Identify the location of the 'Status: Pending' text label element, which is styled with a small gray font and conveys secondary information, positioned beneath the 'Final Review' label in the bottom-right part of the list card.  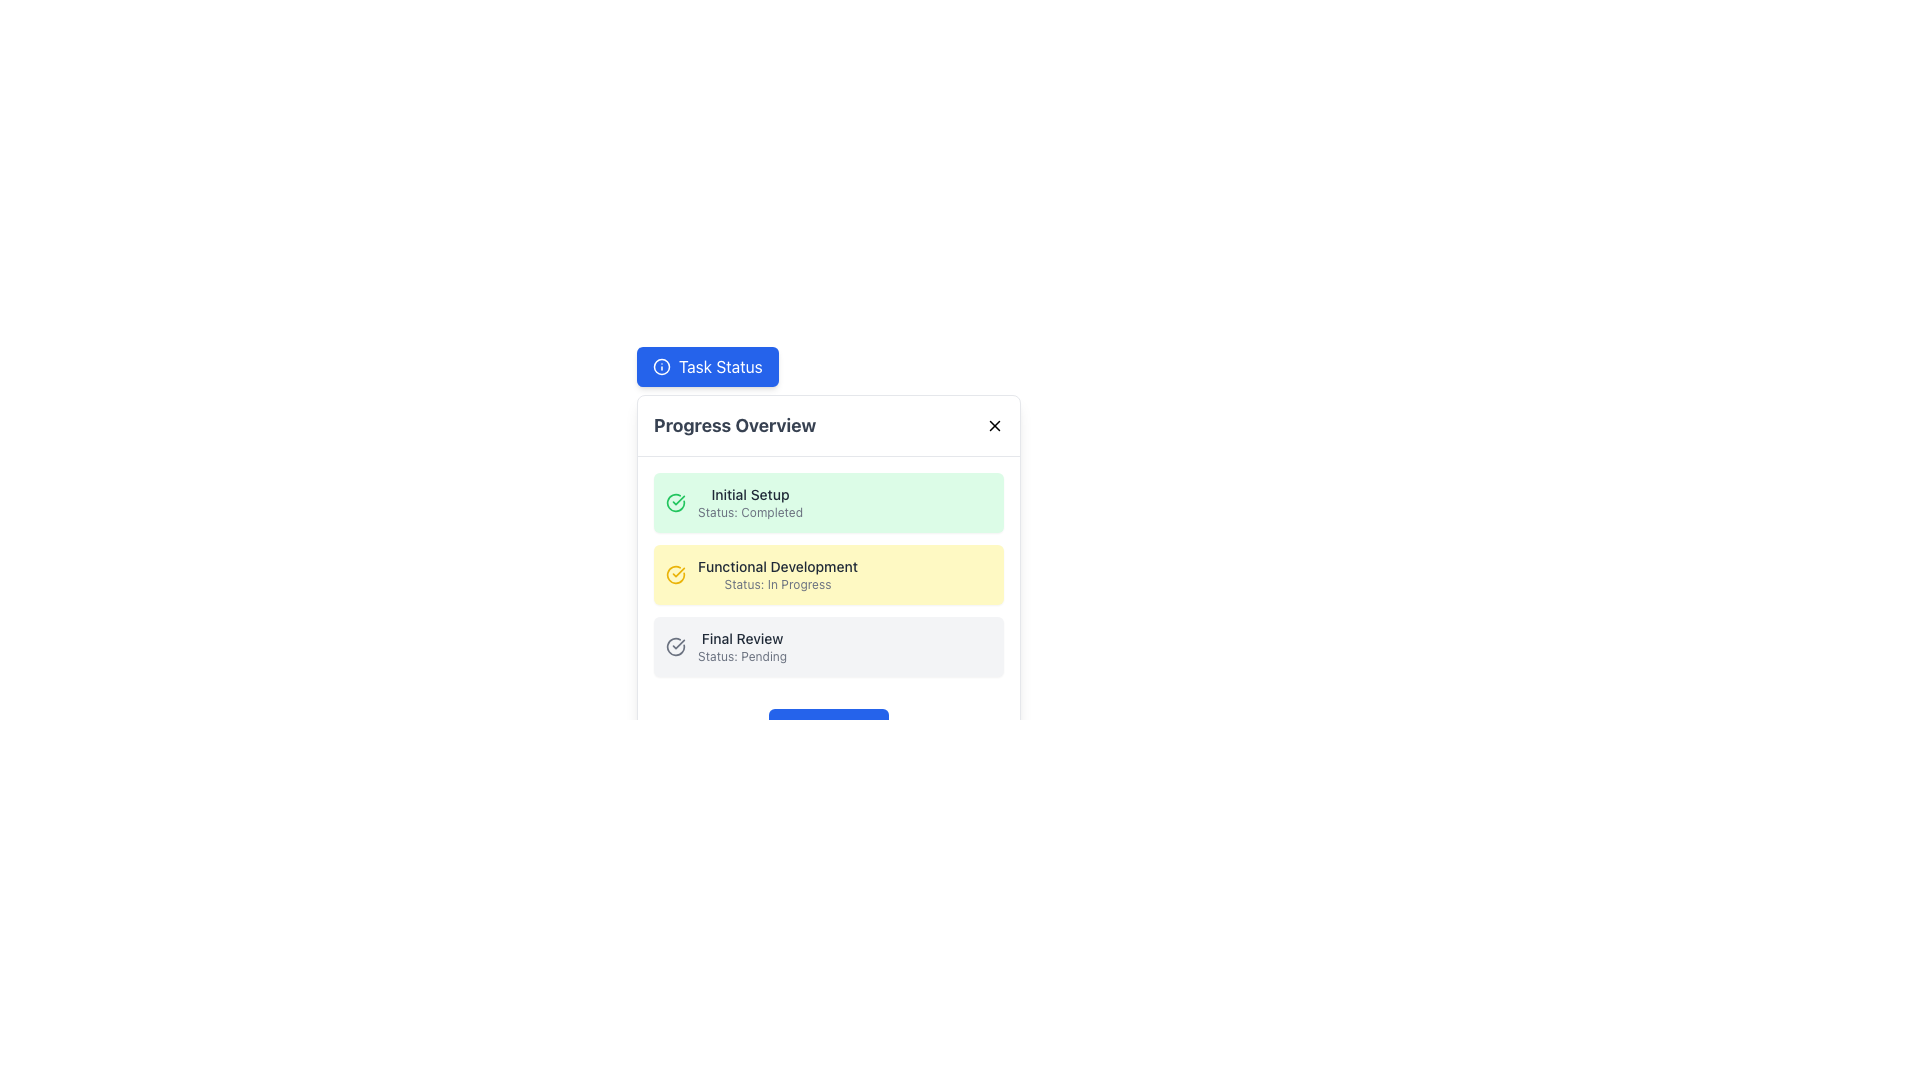
(741, 656).